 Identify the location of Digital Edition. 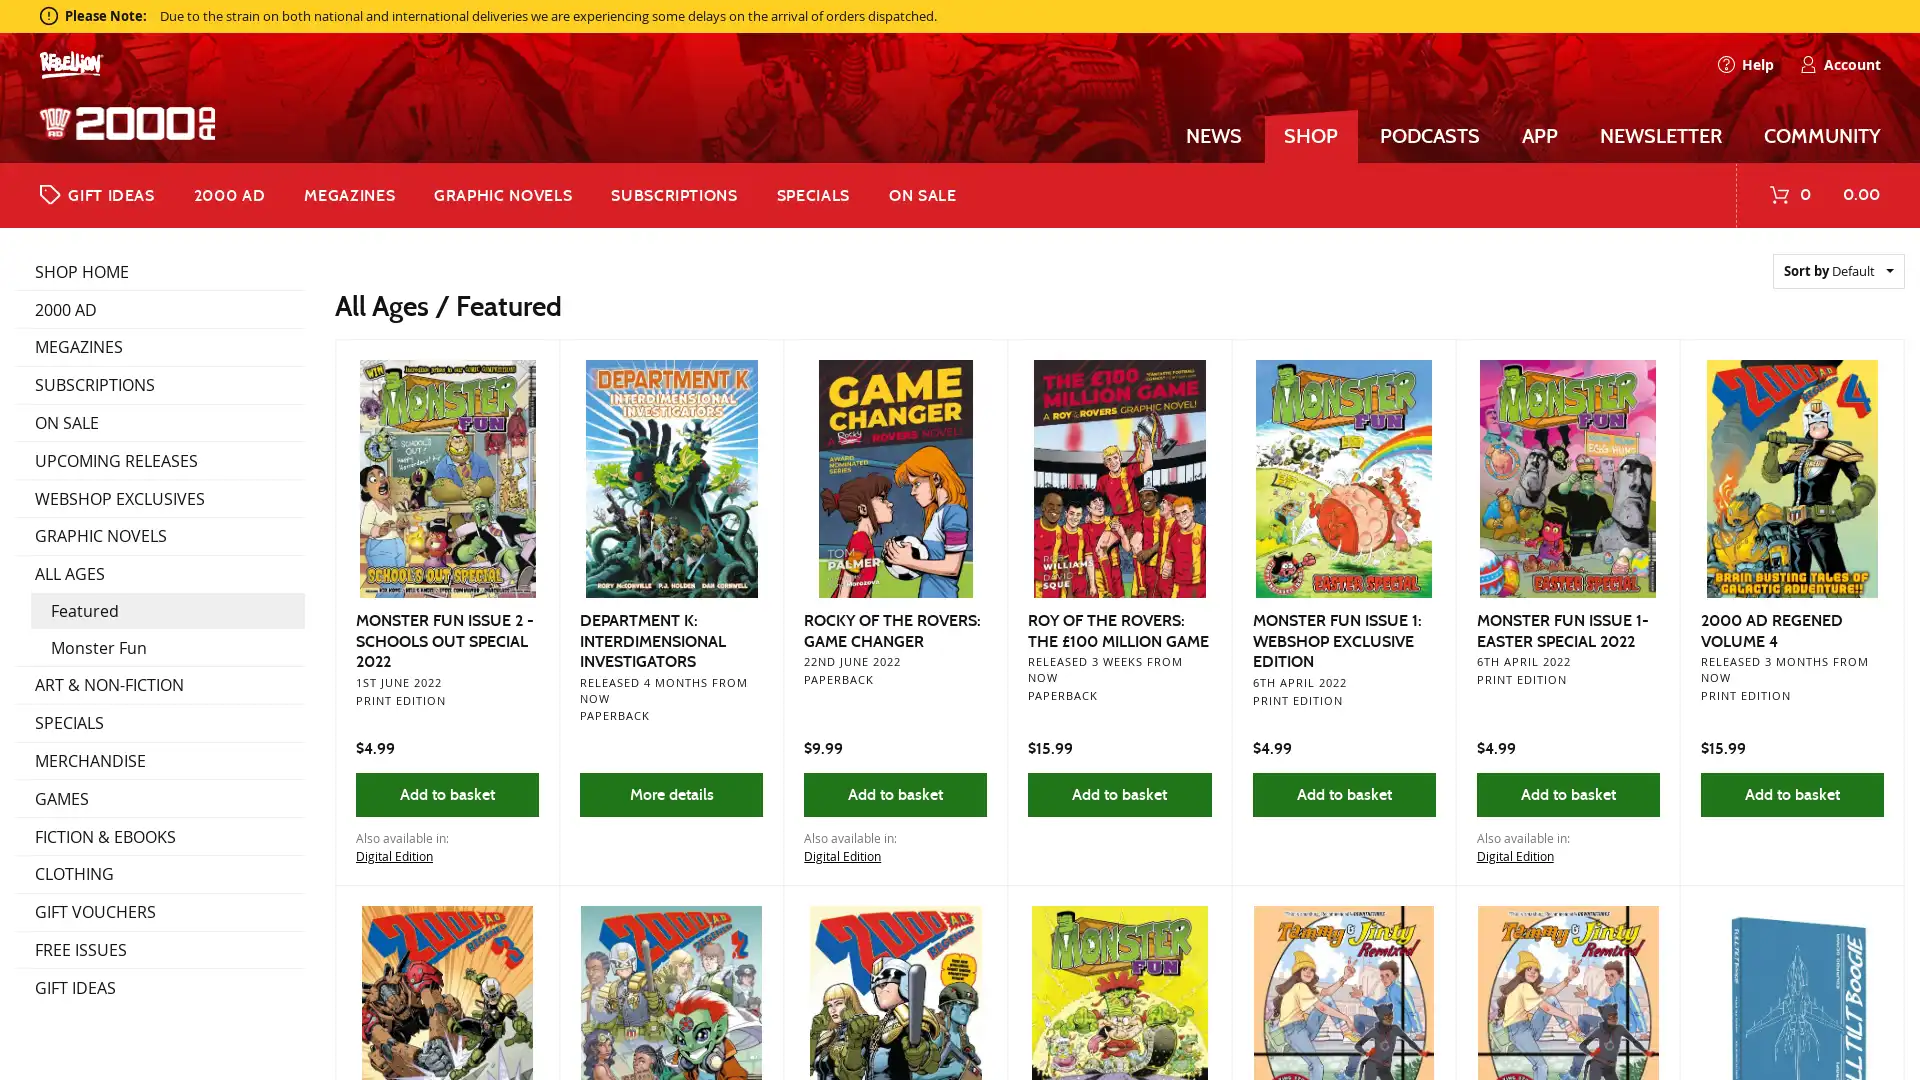
(1514, 855).